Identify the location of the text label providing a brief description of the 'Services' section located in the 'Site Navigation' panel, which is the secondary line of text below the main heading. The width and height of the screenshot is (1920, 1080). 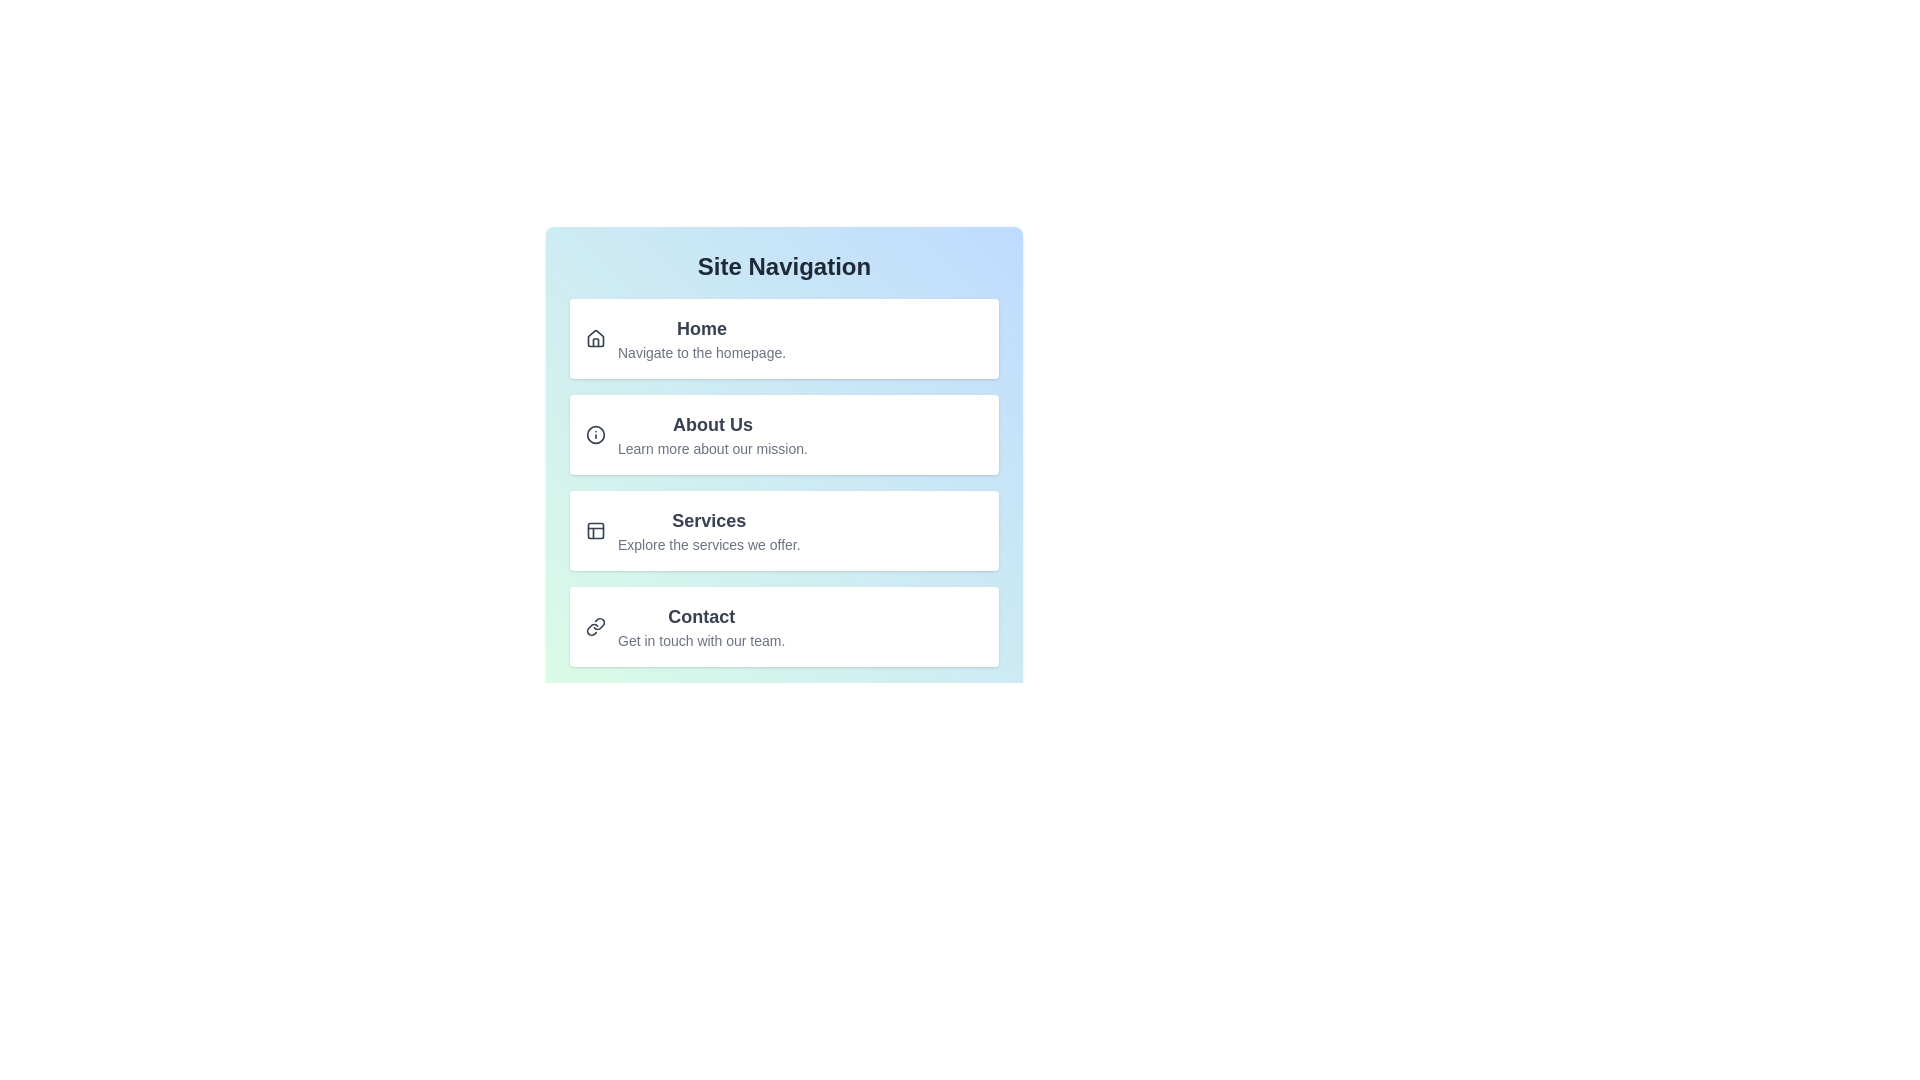
(709, 544).